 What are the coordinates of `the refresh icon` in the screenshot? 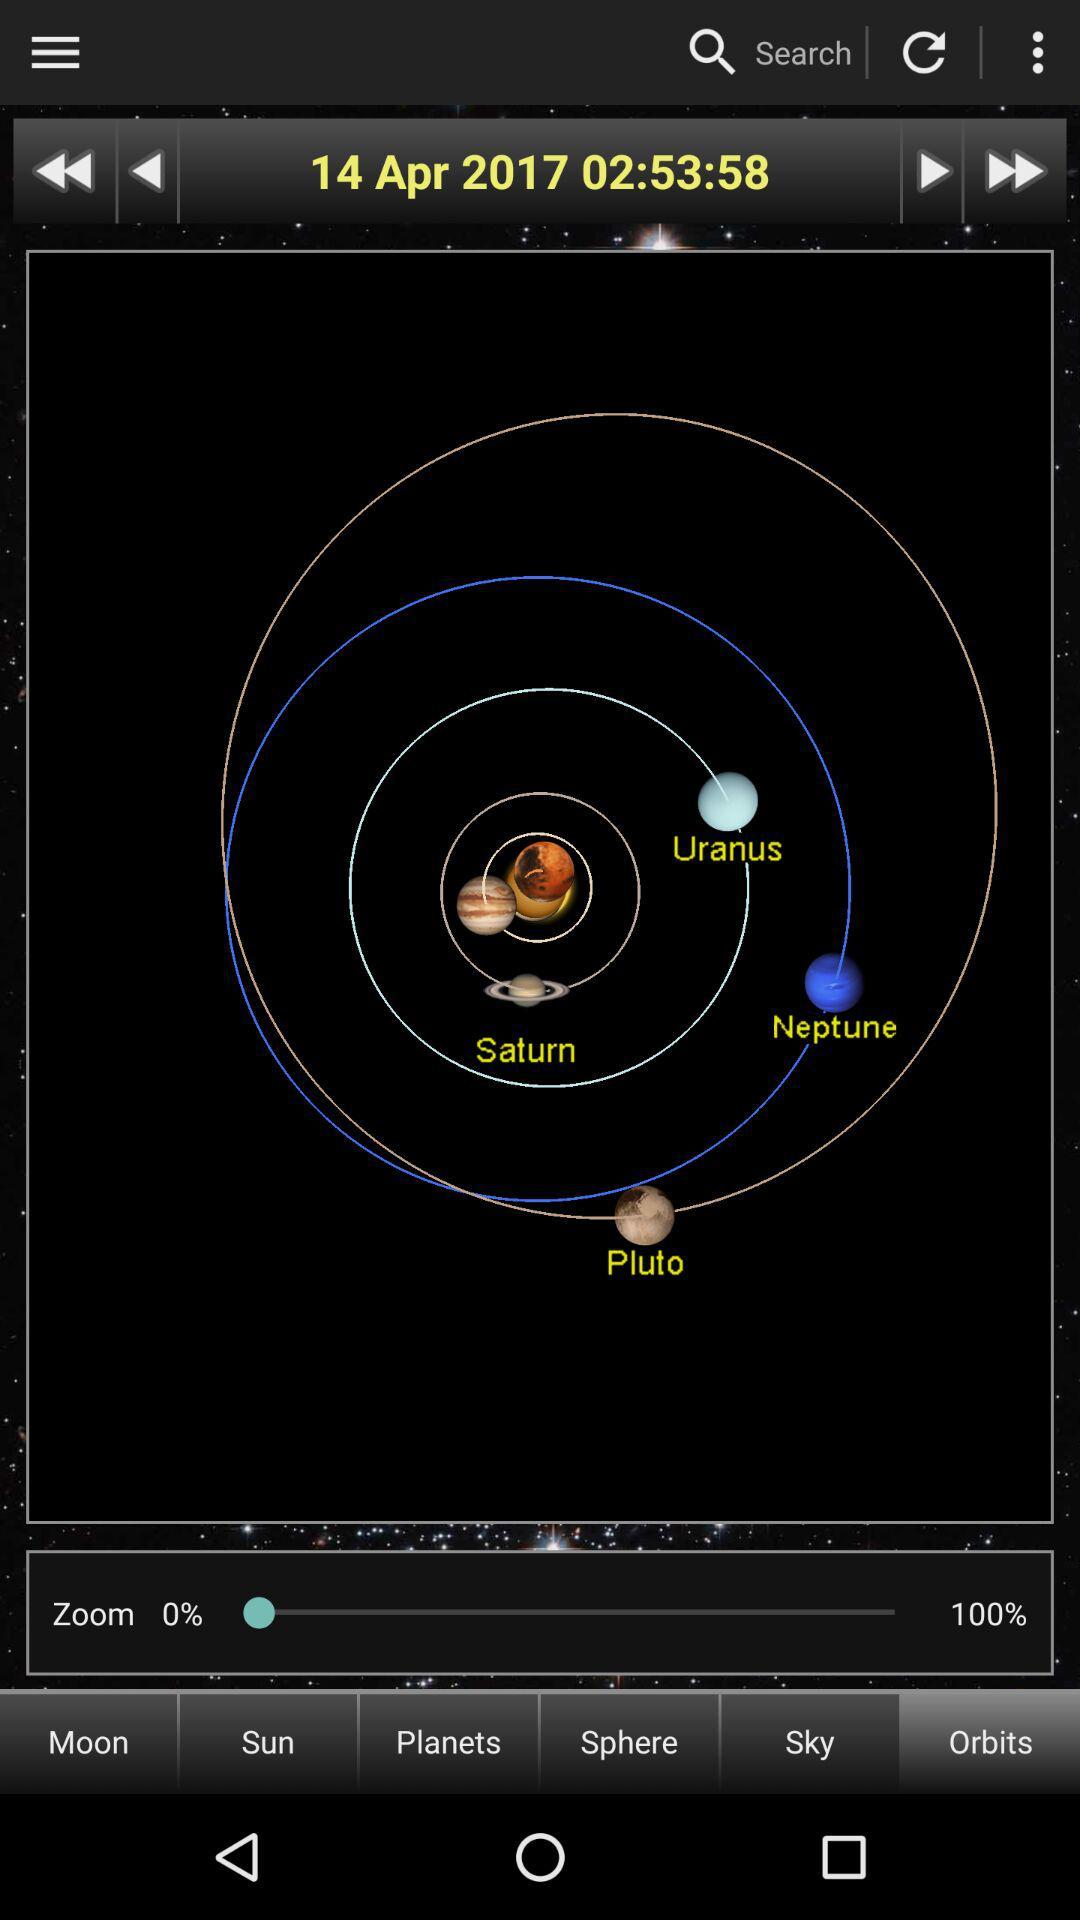 It's located at (924, 52).